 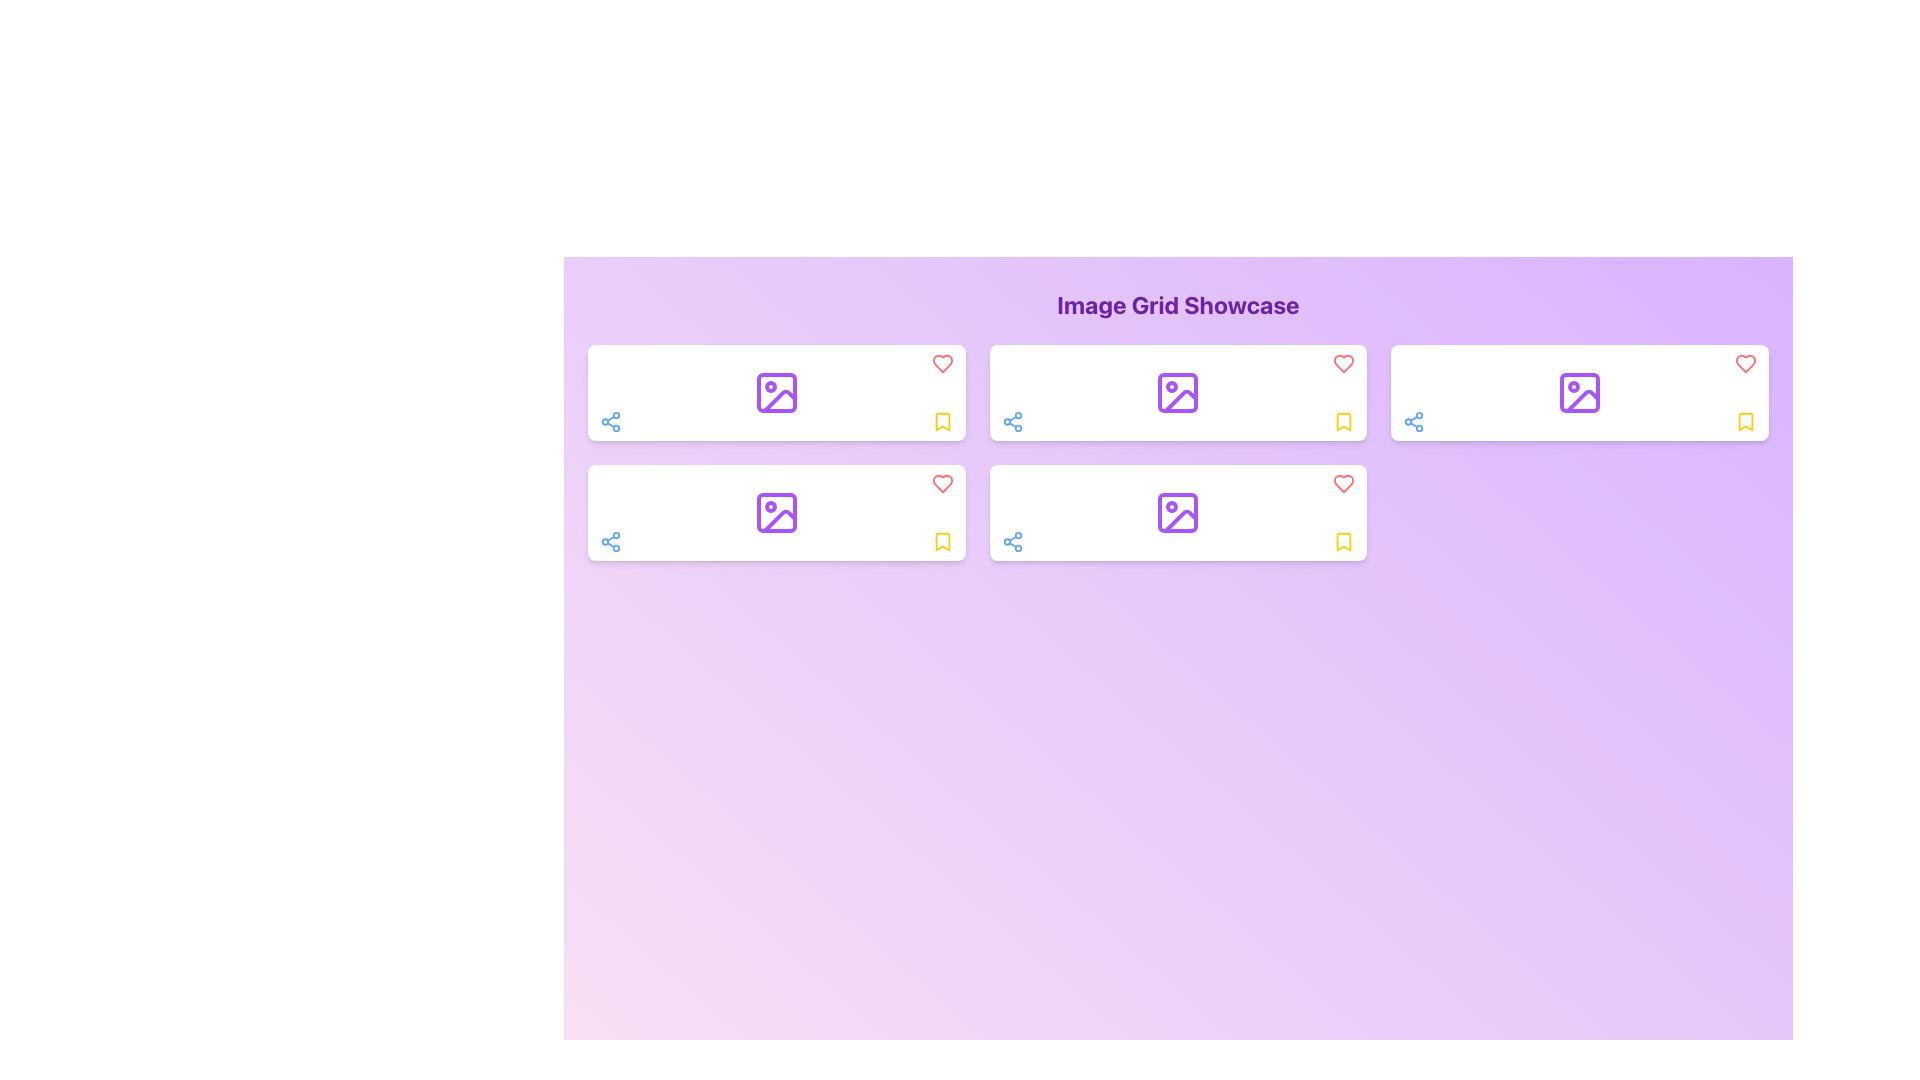 What do you see at coordinates (1178, 393) in the screenshot?
I see `the share icon on the second card component in the image grid showcase for sharing options` at bounding box center [1178, 393].